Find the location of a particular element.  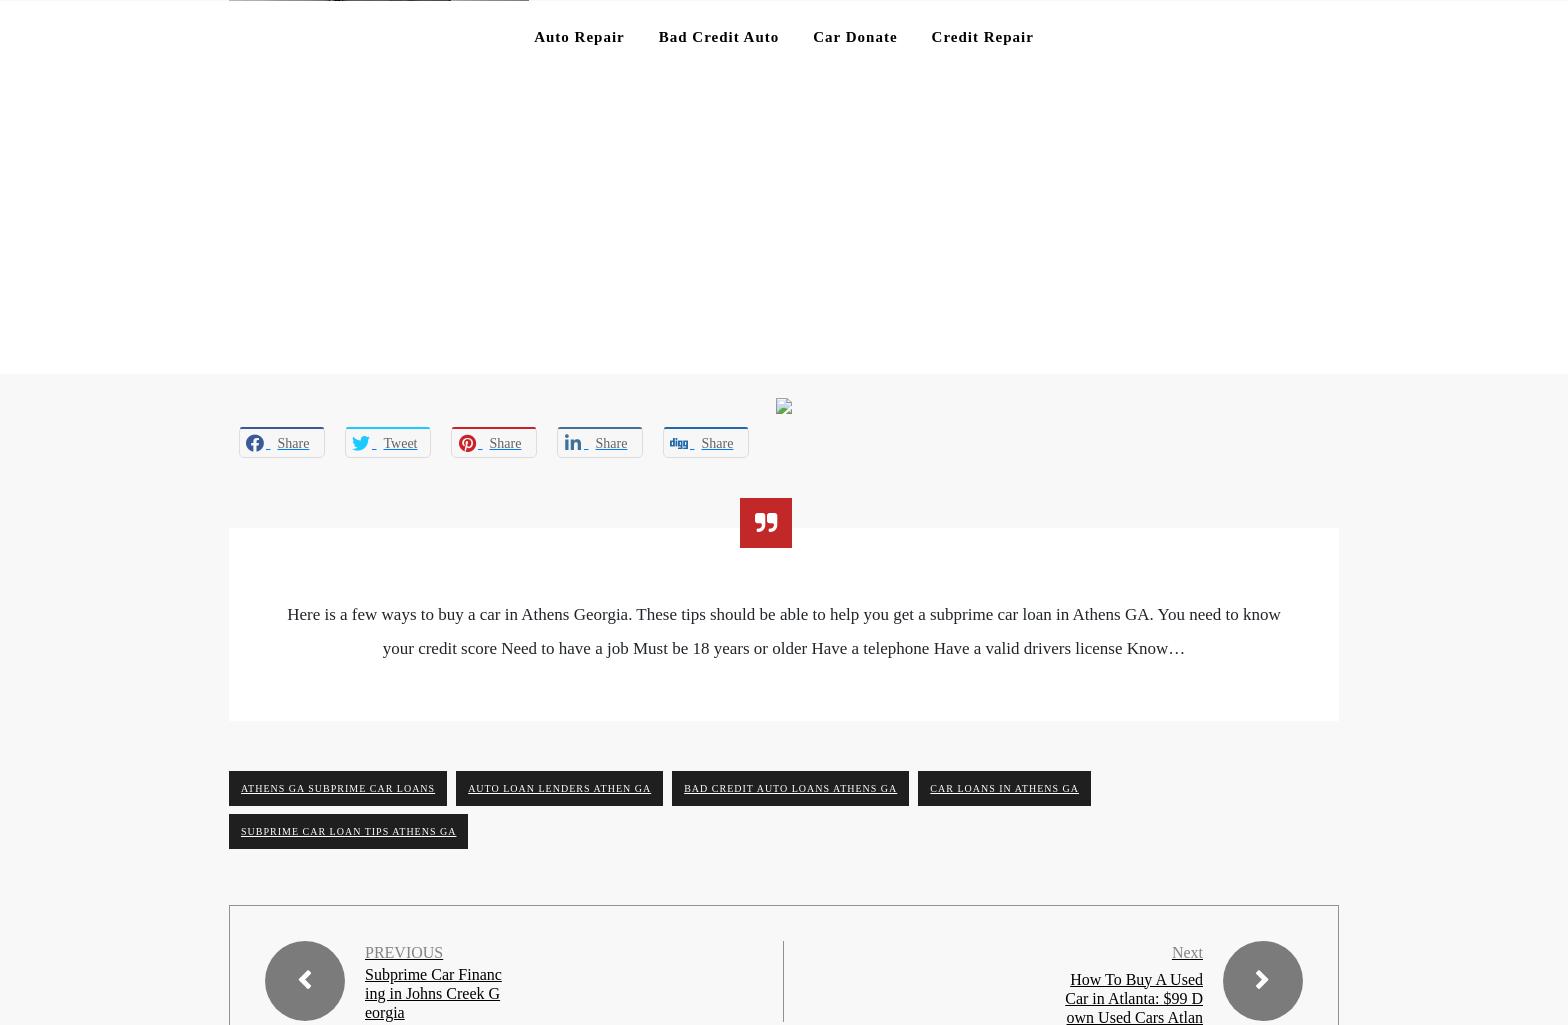

'Your email address will not be published.' is located at coordinates (228, 221).